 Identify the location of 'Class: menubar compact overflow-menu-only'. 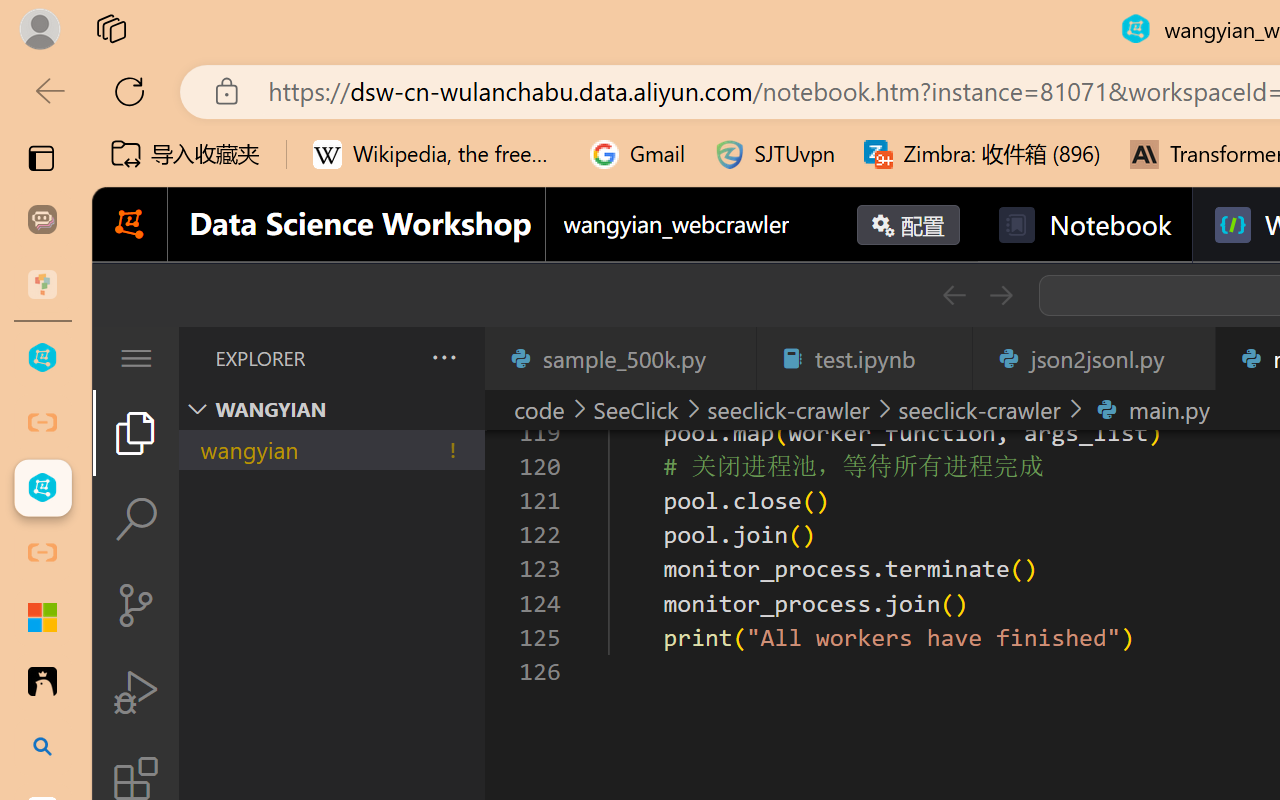
(134, 358).